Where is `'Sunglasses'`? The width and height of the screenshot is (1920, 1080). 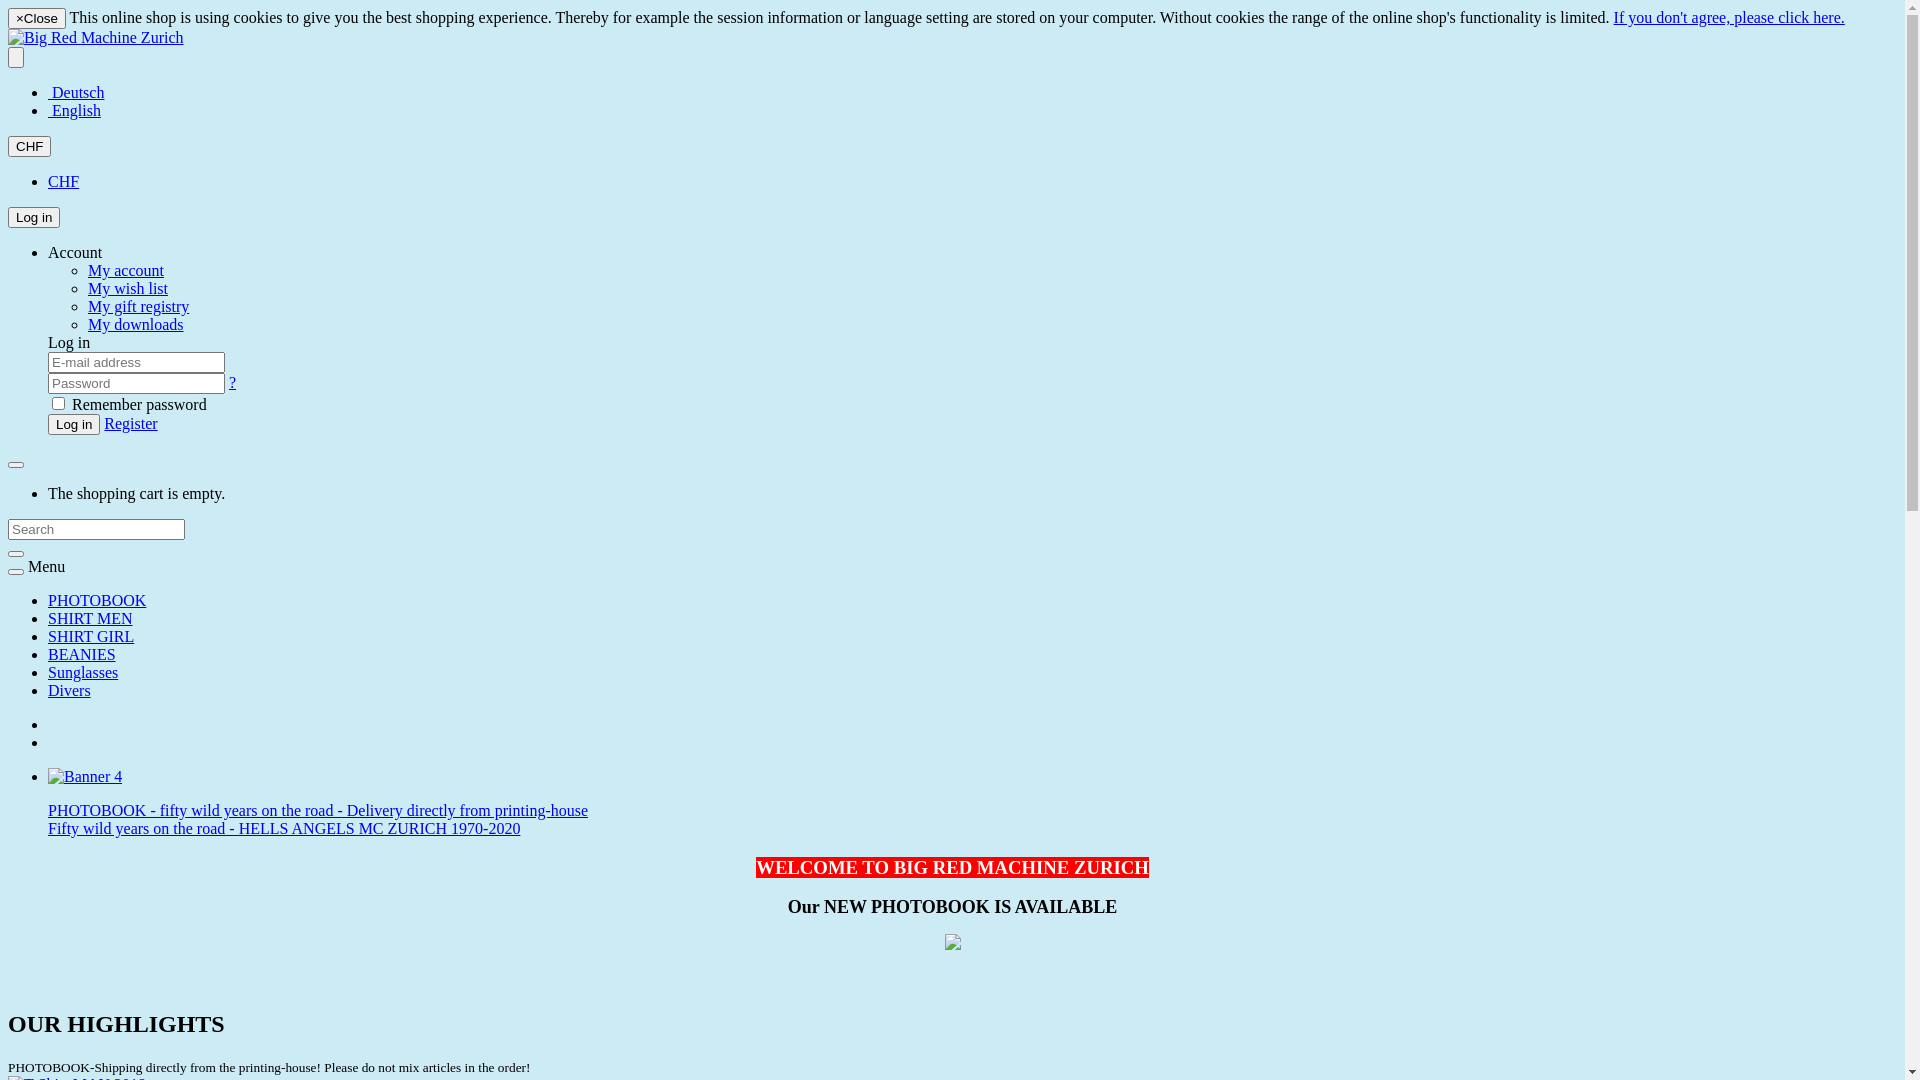 'Sunglasses' is located at coordinates (81, 672).